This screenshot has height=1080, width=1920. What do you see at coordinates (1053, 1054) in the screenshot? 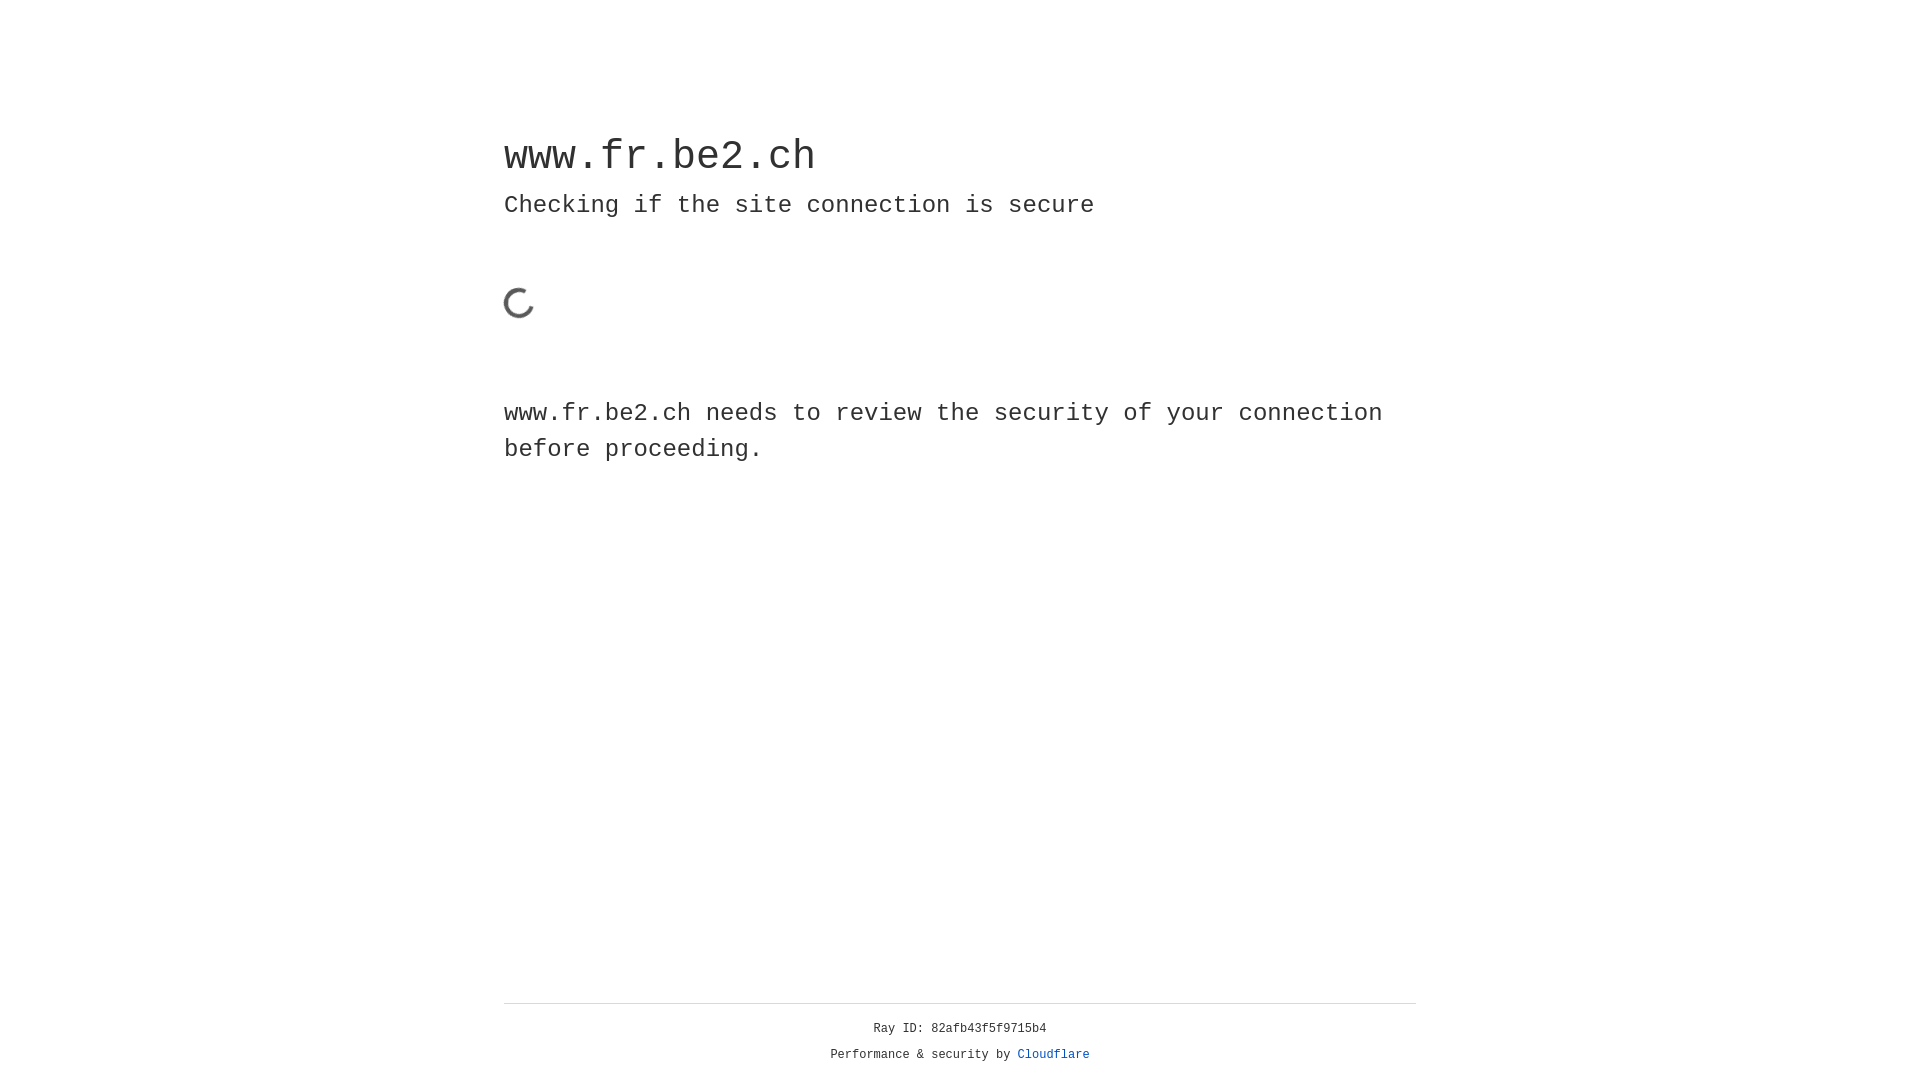
I see `'Cloudflare'` at bounding box center [1053, 1054].